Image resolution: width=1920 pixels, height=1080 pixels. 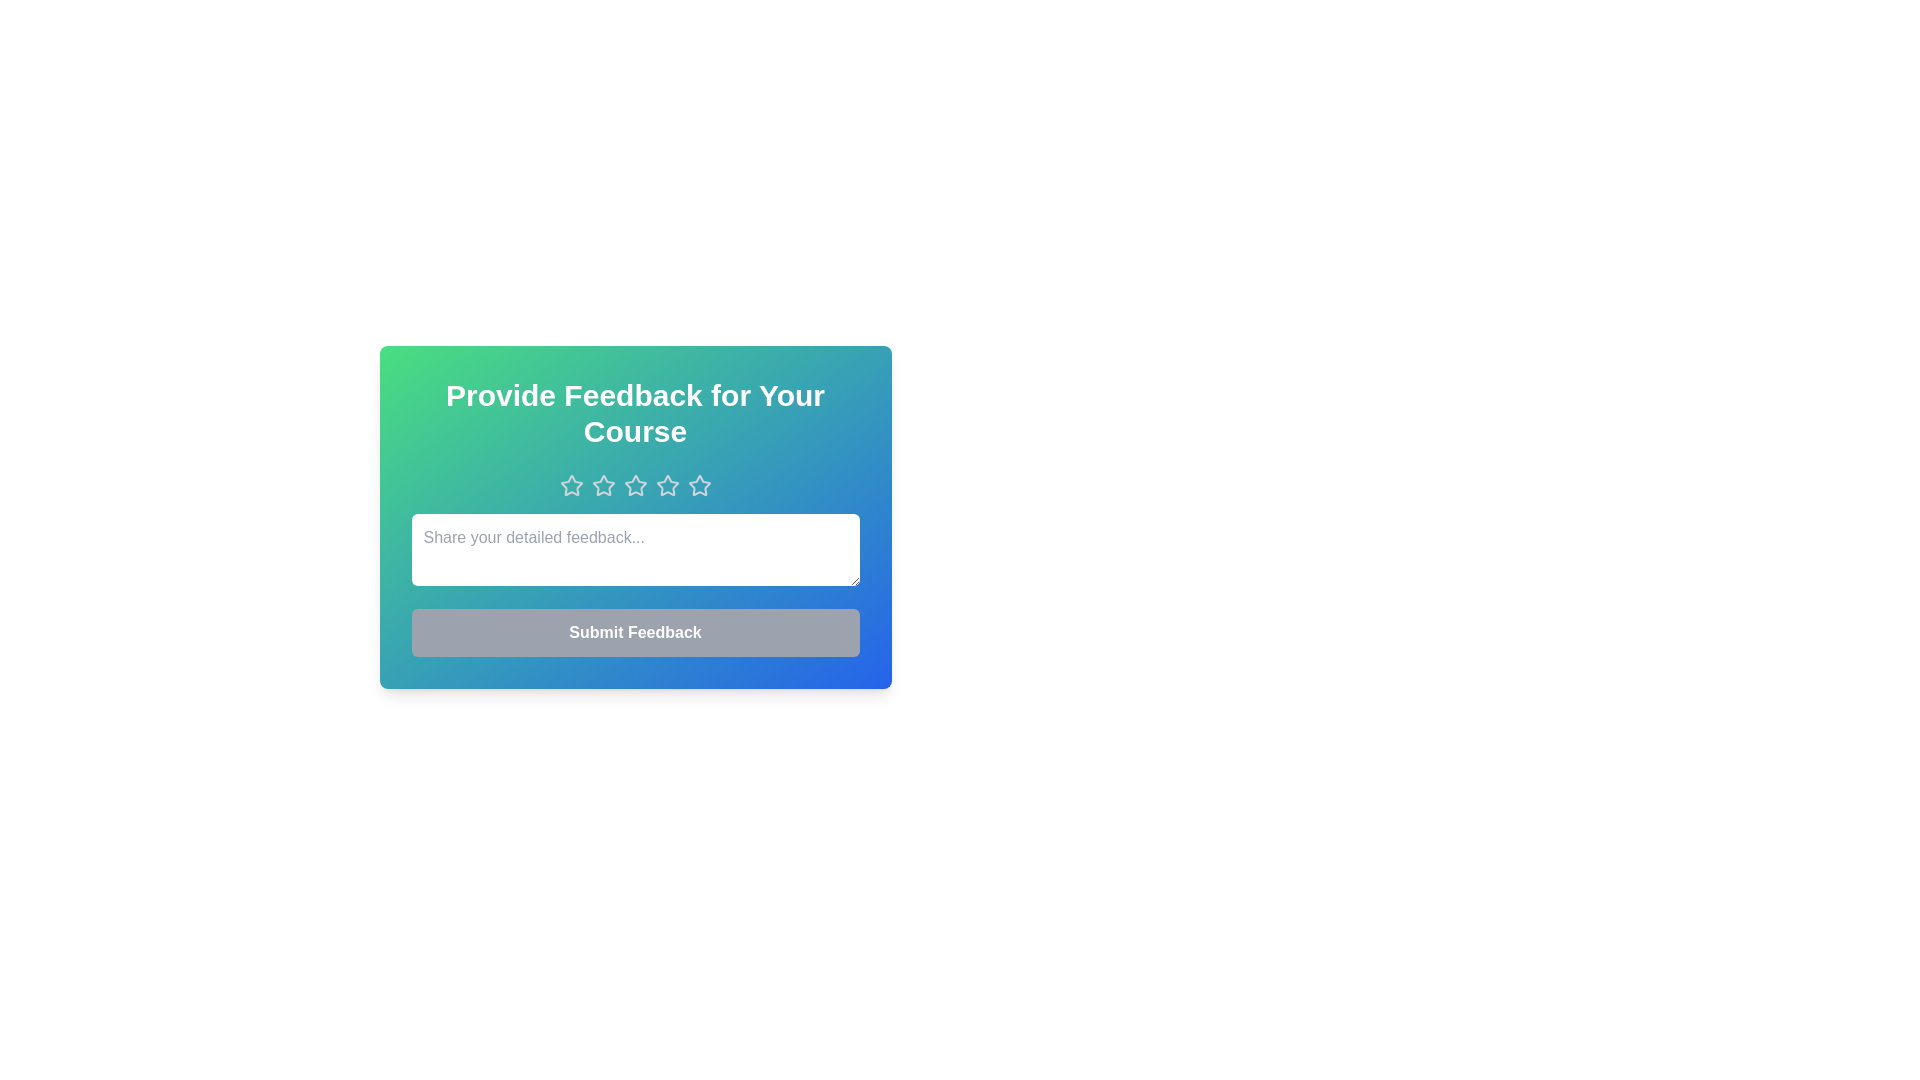 I want to click on the text area and type the feedback text, so click(x=634, y=550).